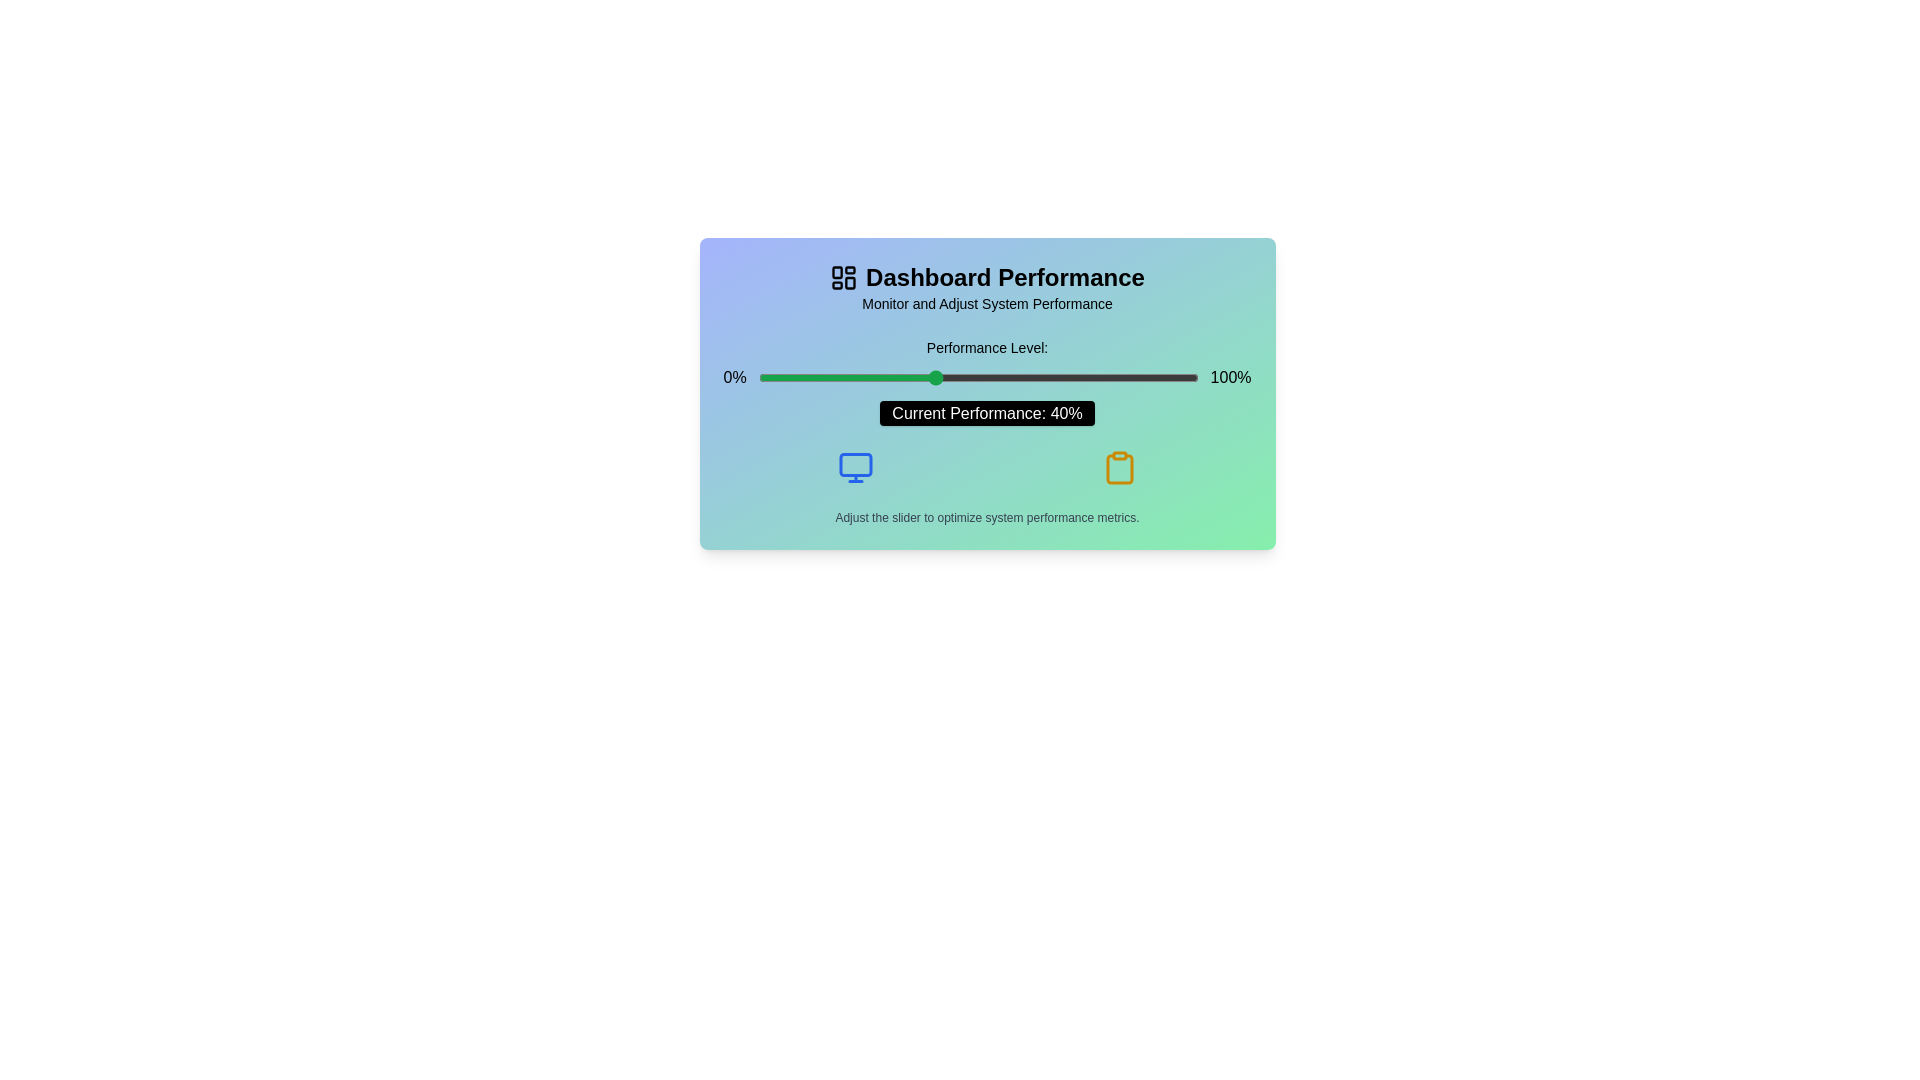 The width and height of the screenshot is (1920, 1080). I want to click on the slider to set the performance level to 59%, so click(1018, 378).